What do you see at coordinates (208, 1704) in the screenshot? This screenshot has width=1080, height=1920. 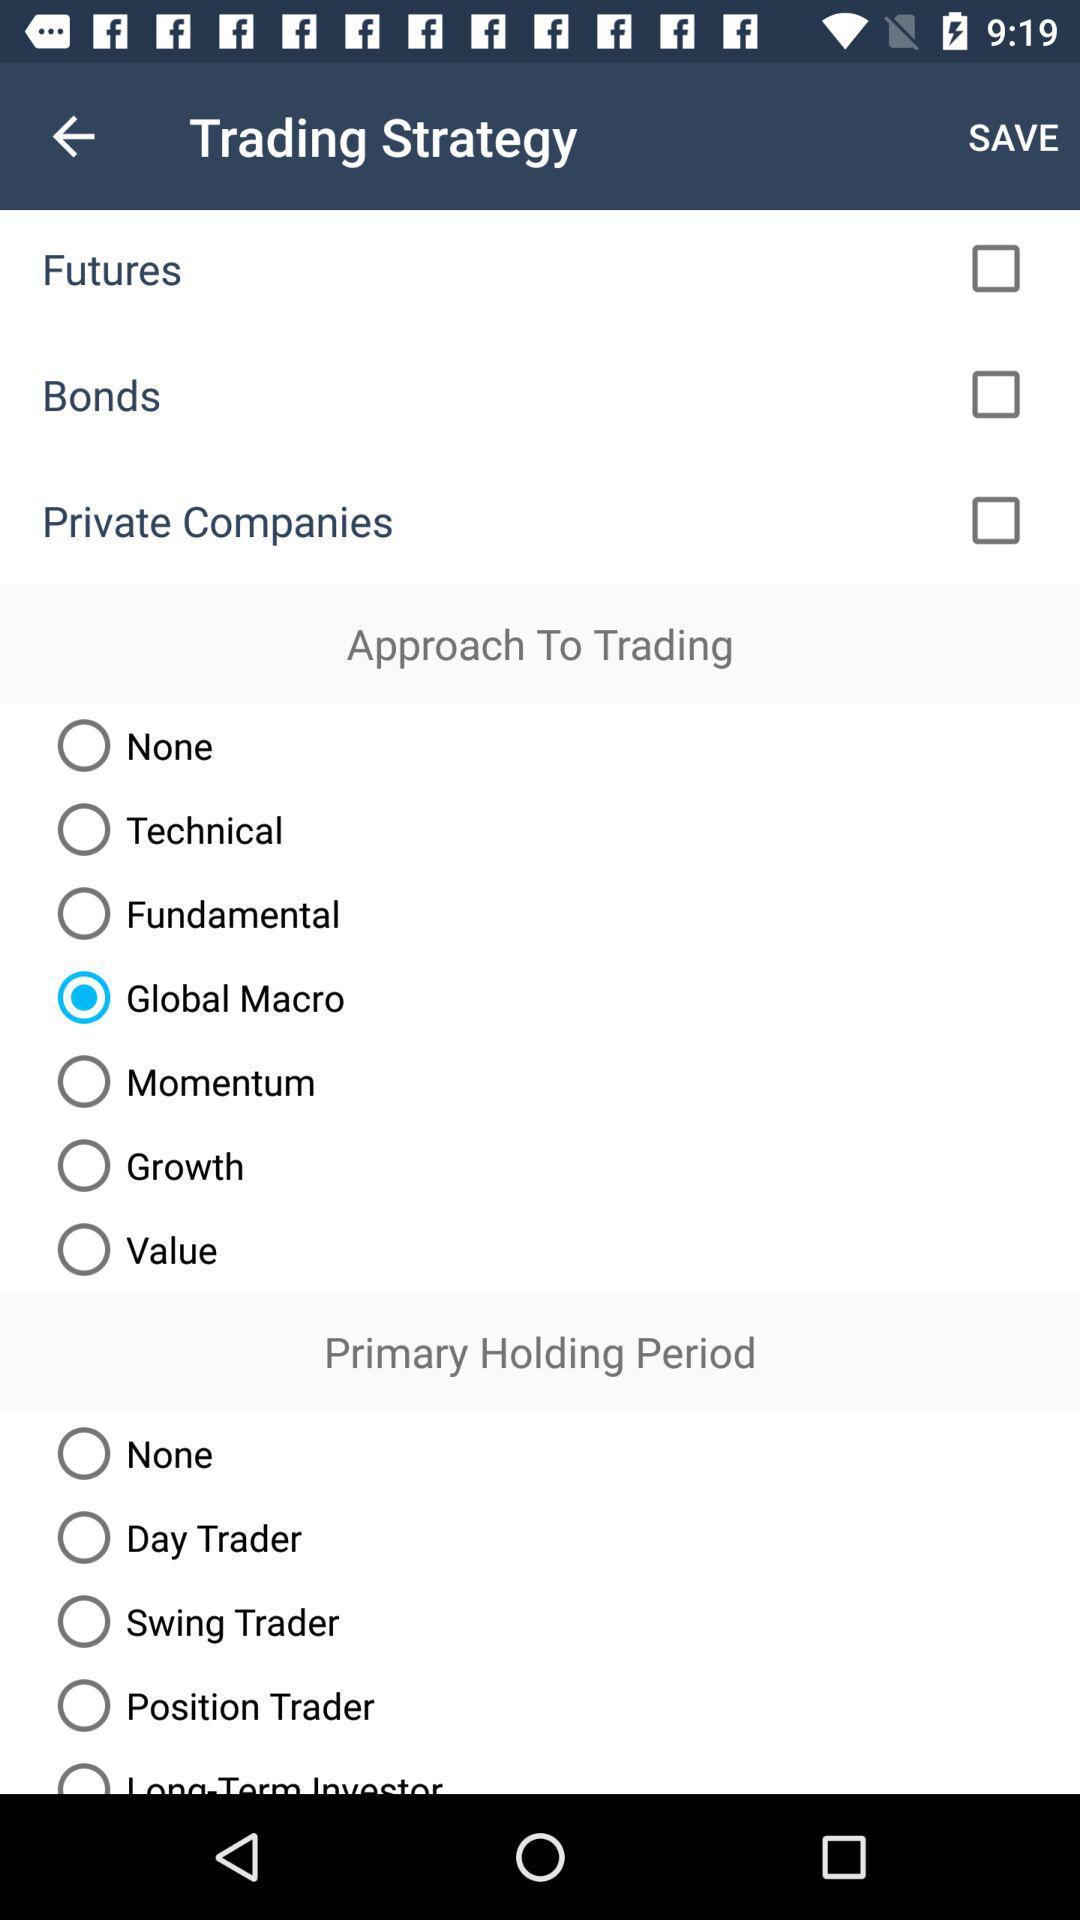 I see `position trader` at bounding box center [208, 1704].